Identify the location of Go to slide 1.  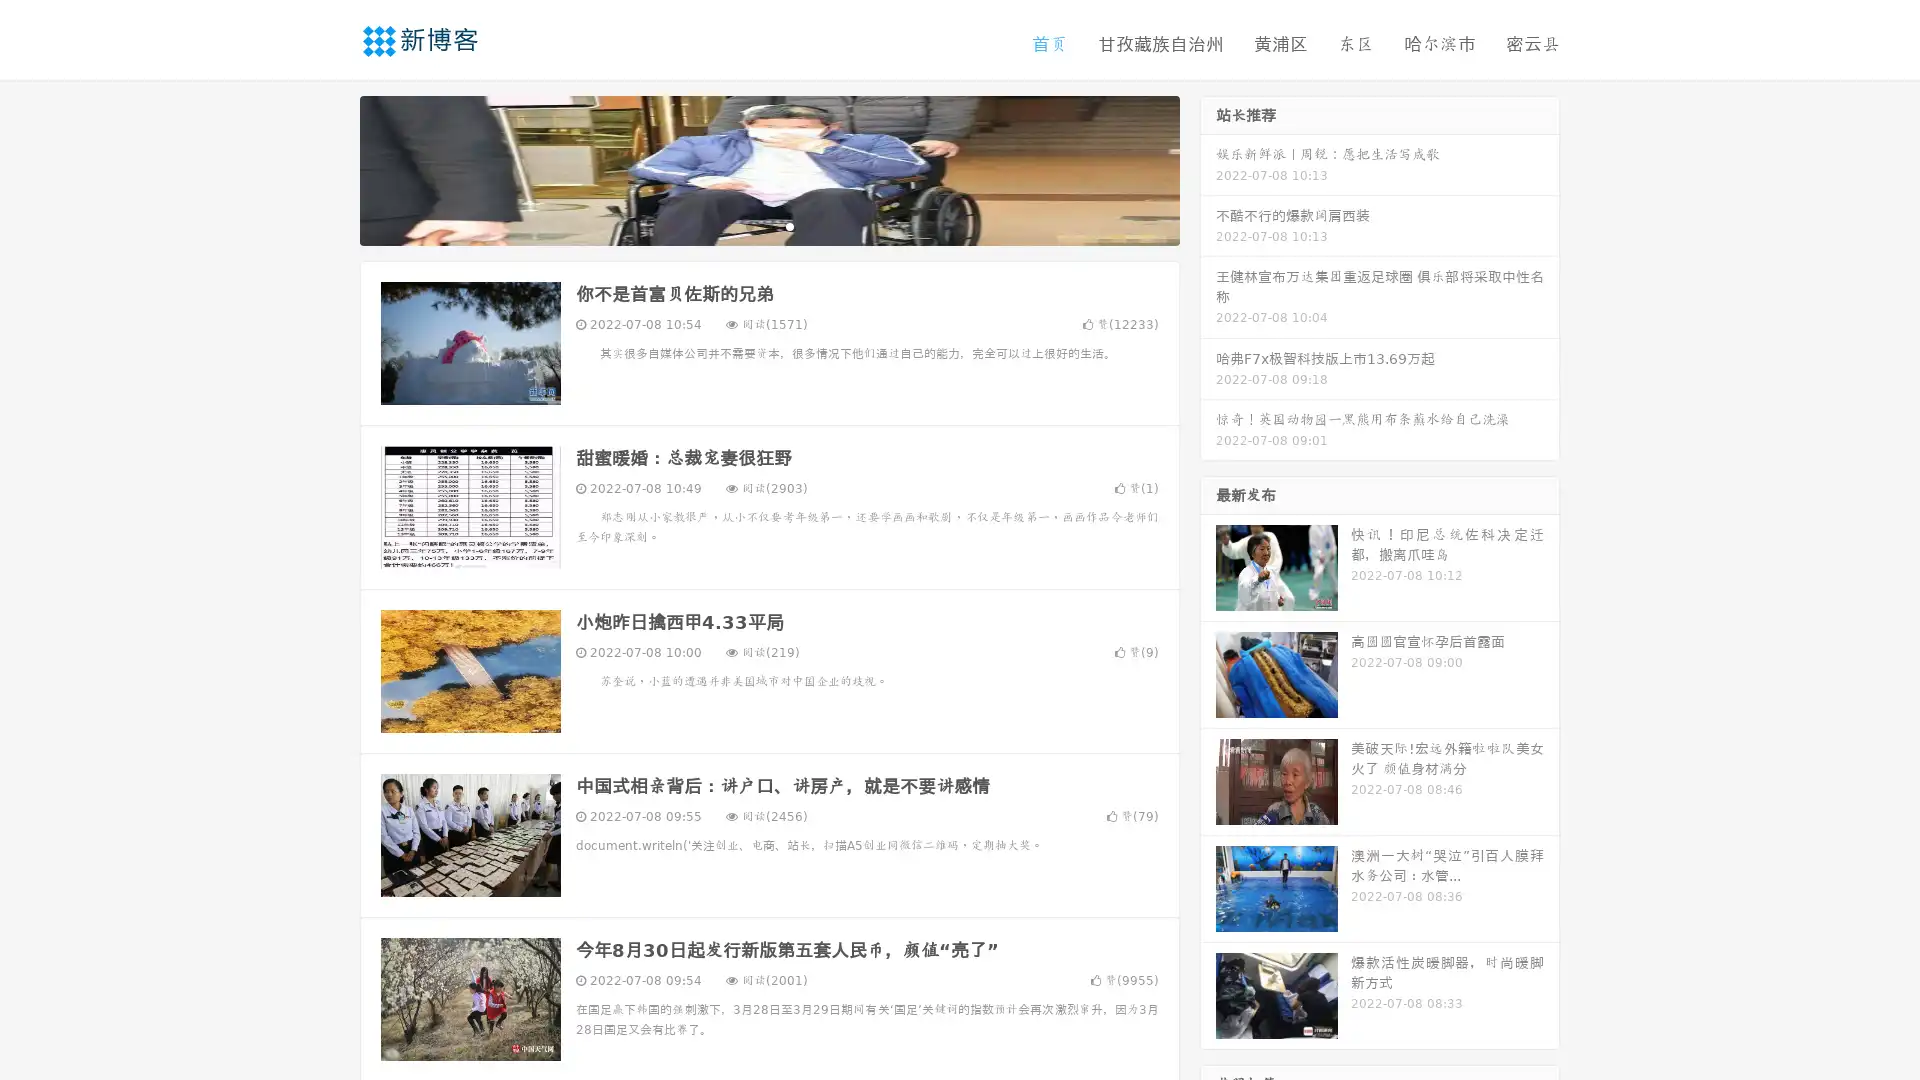
(748, 225).